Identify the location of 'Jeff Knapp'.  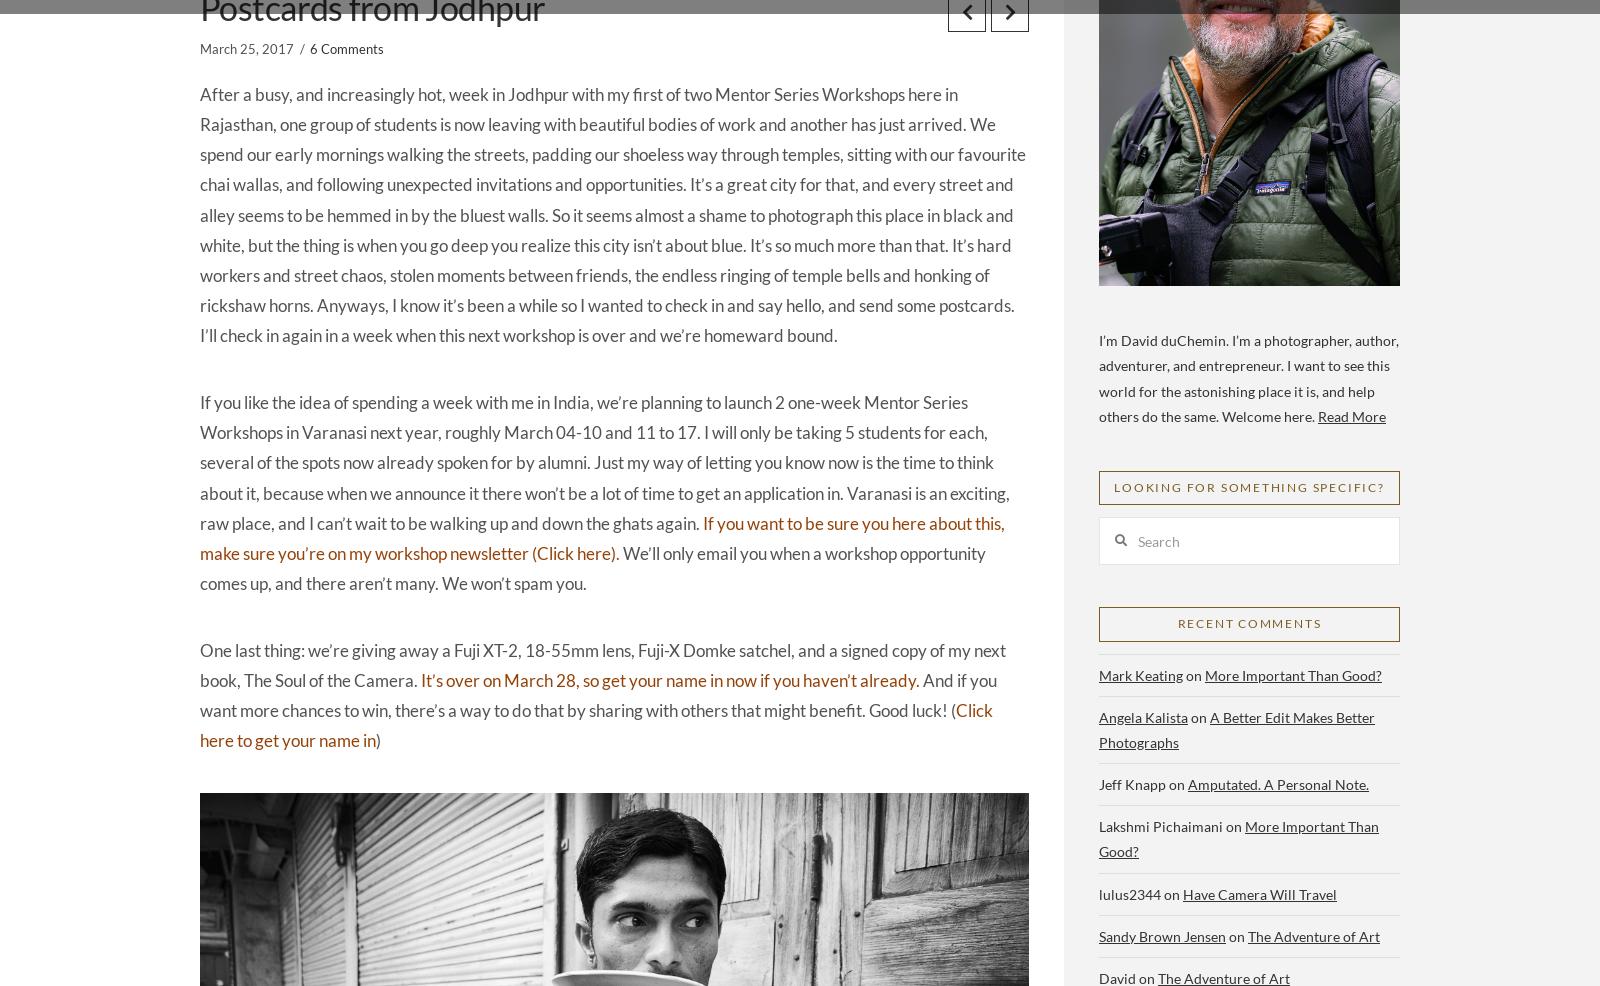
(1099, 784).